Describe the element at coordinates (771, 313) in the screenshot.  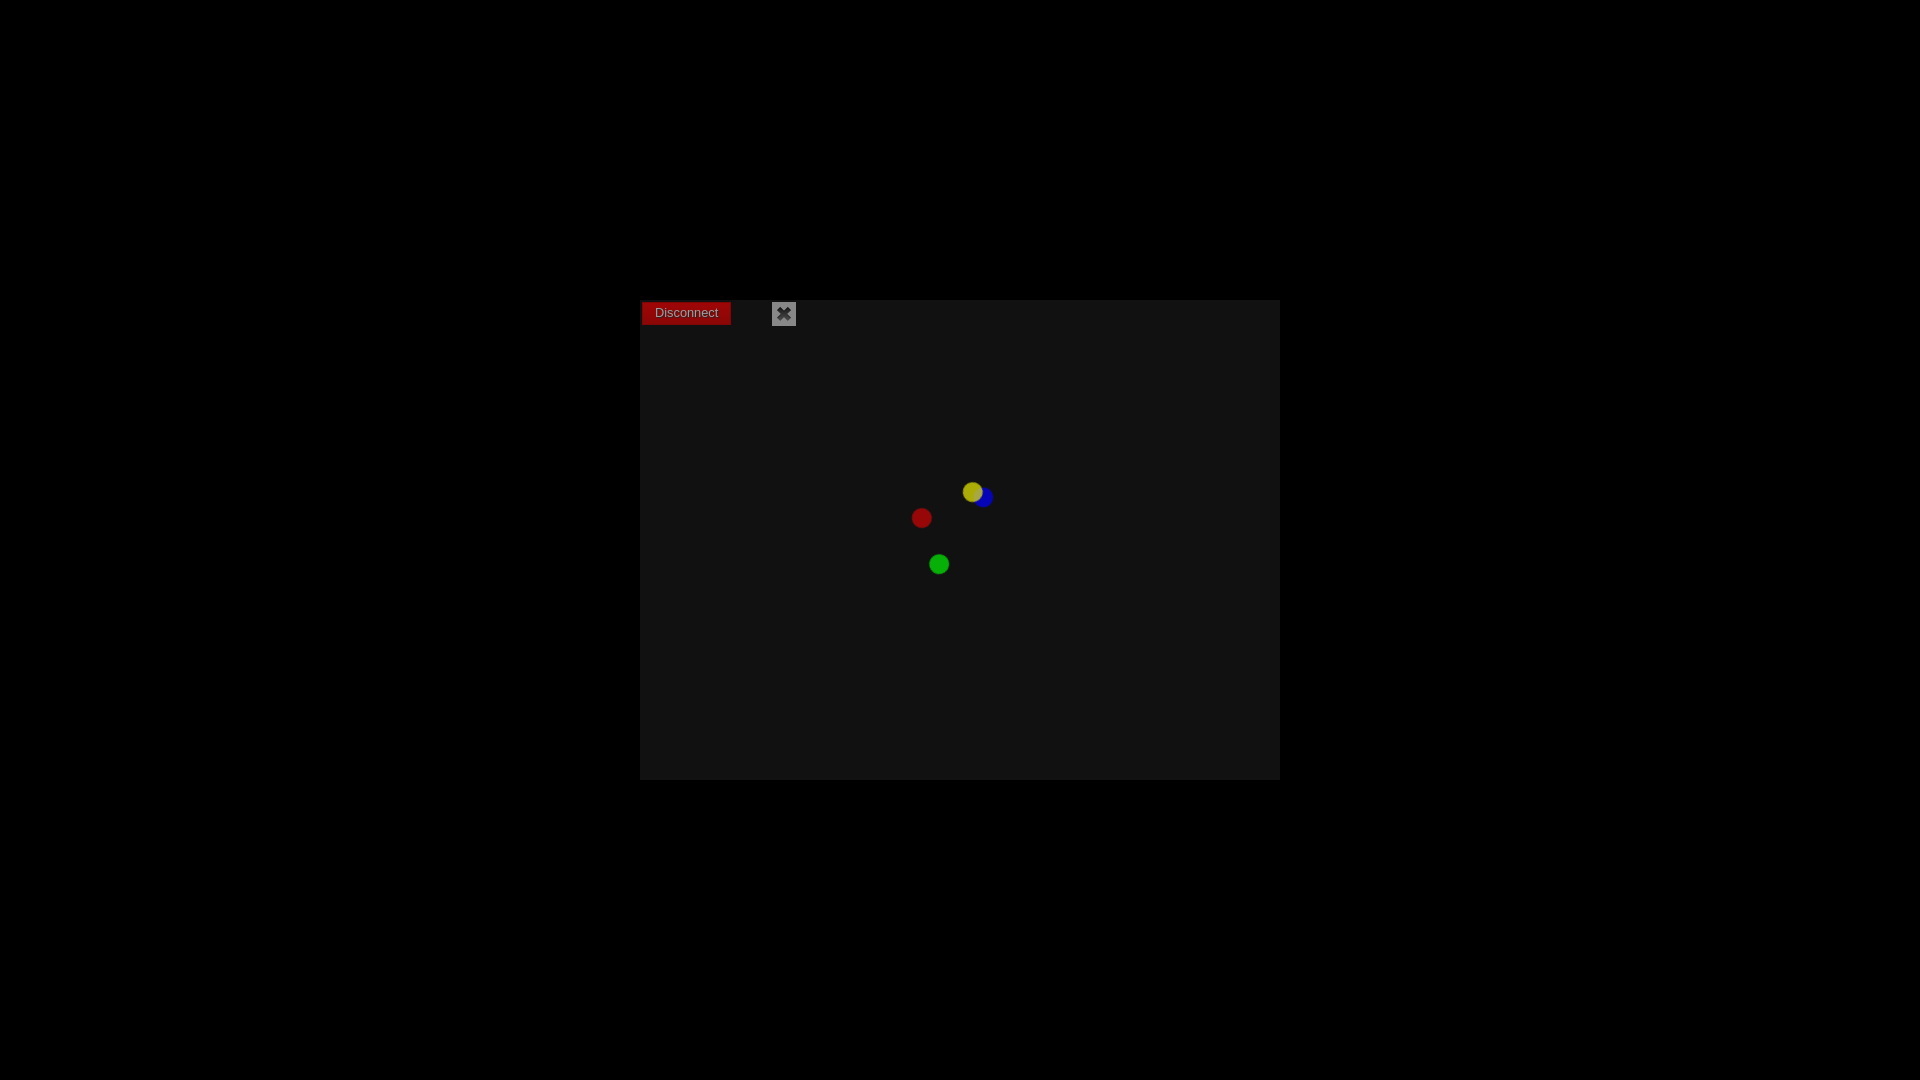
I see `'Hide local video'` at that location.